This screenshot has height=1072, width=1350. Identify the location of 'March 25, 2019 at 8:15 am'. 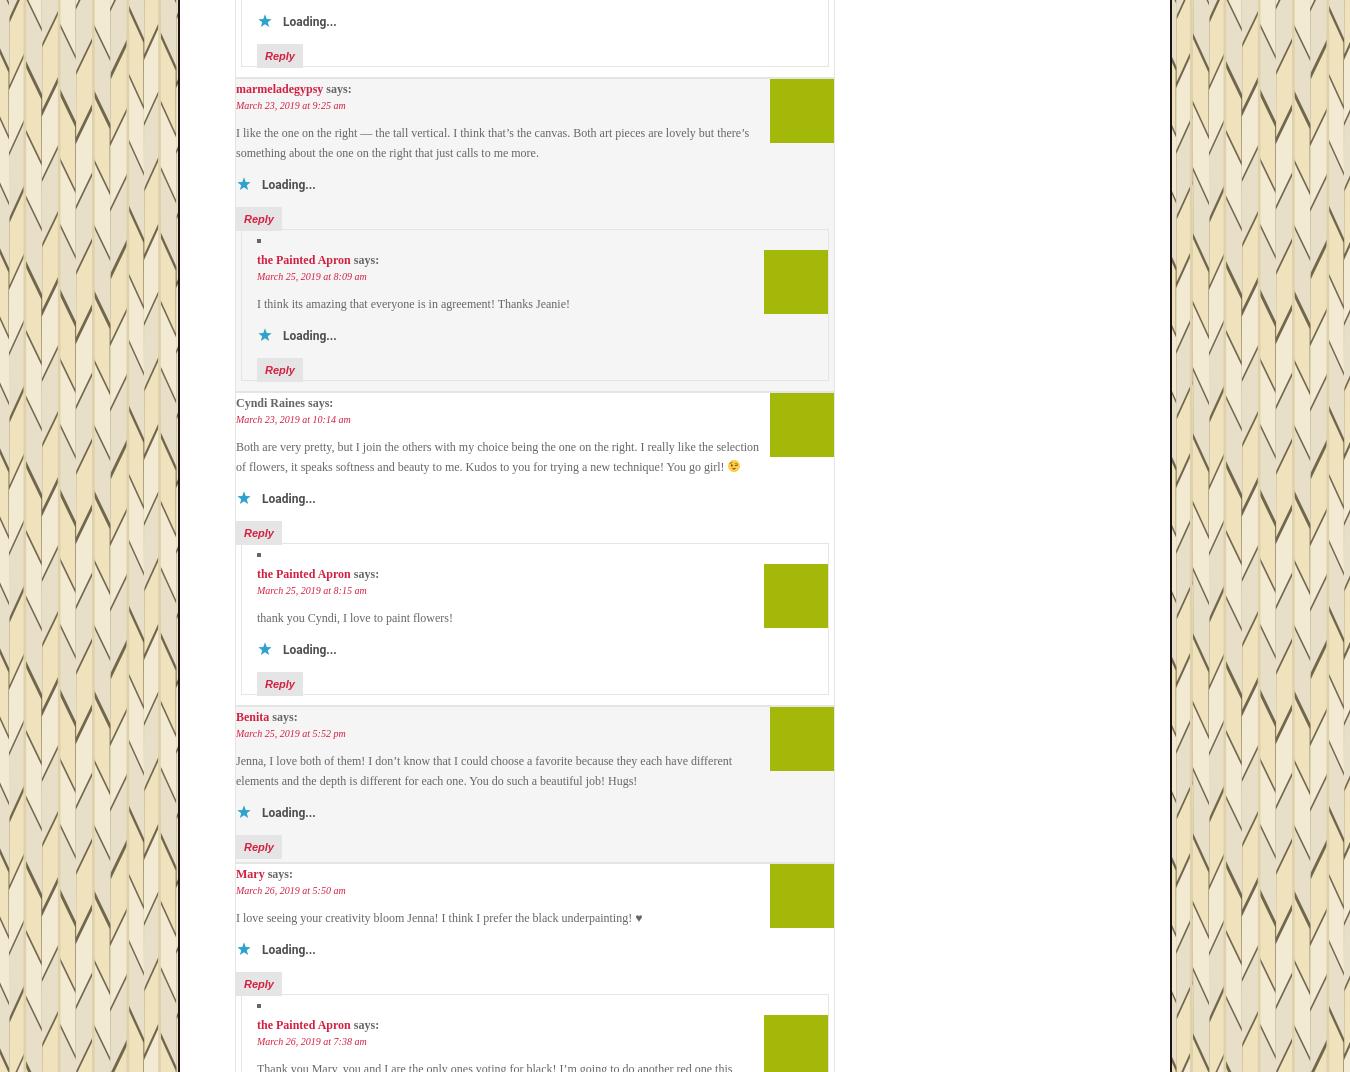
(310, 589).